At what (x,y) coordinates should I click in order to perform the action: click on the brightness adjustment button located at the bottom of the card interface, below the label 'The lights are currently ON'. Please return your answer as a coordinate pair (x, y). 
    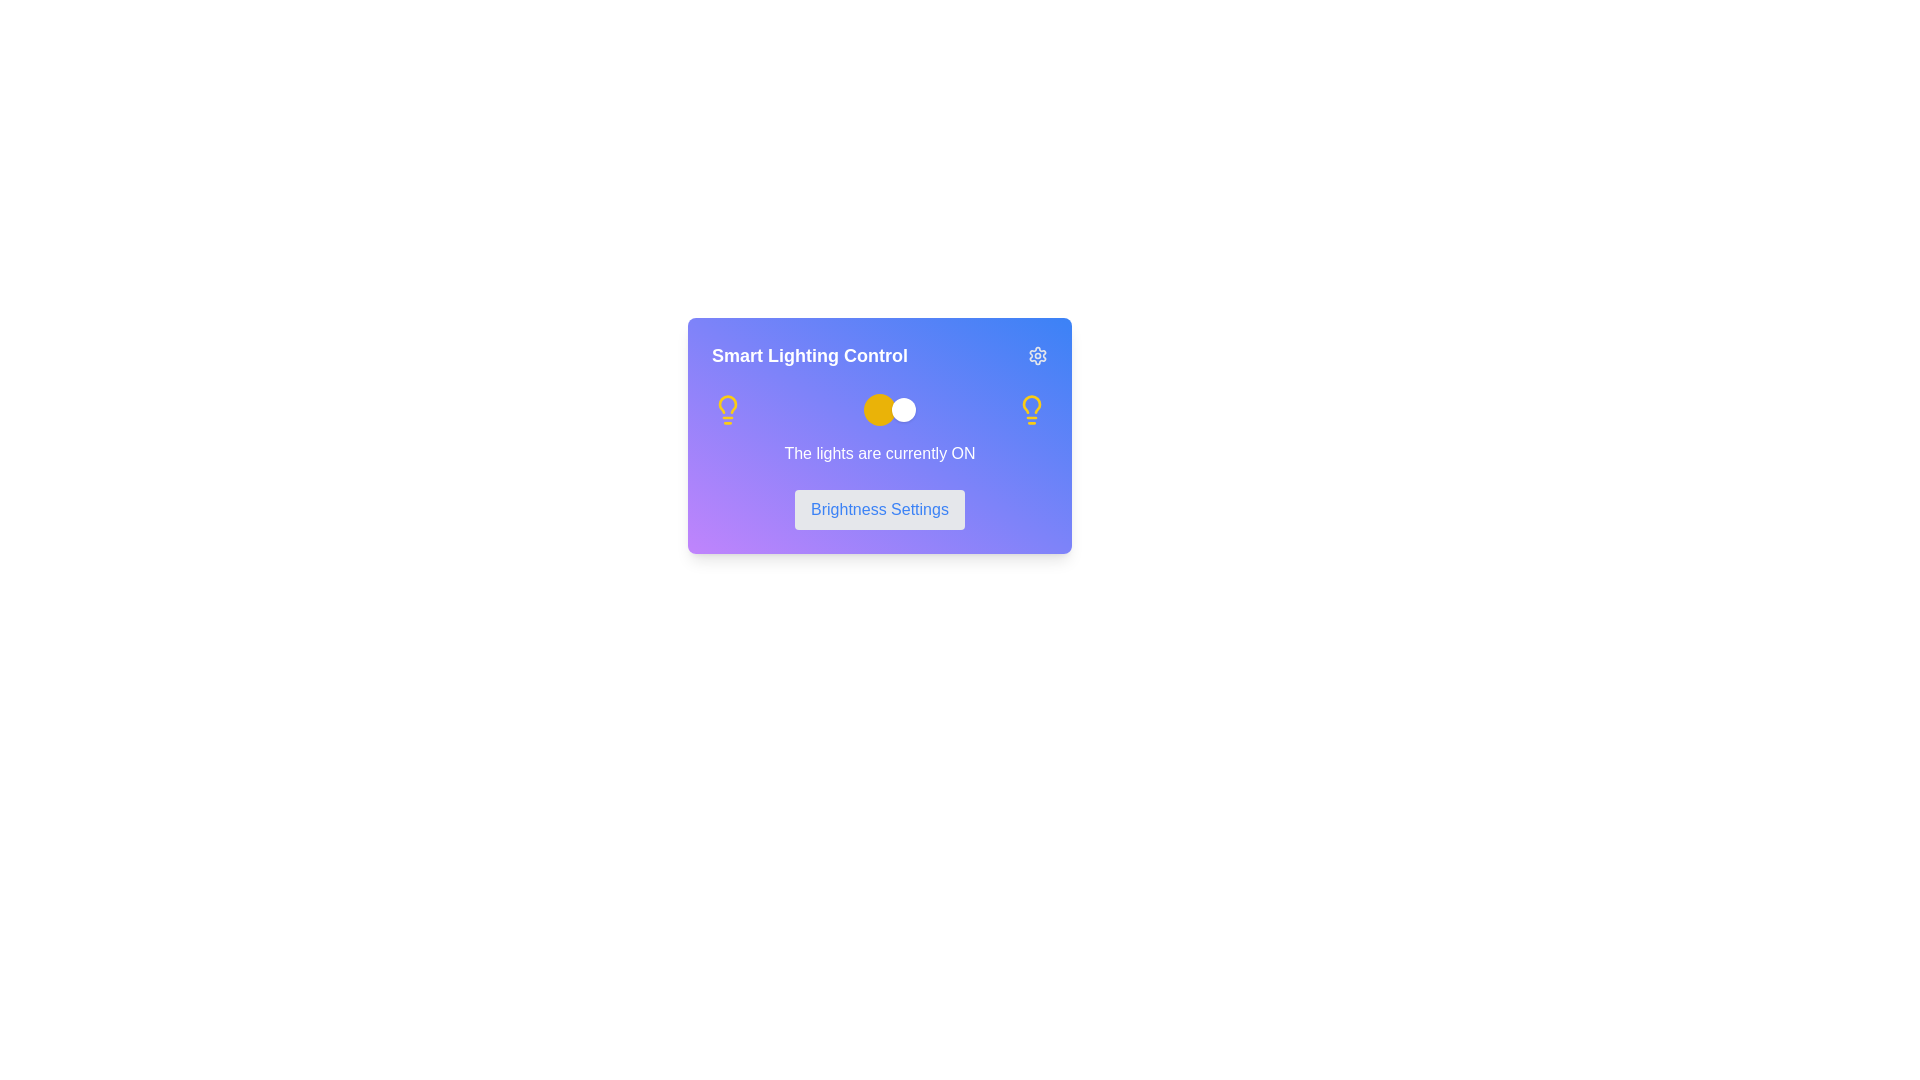
    Looking at the image, I should click on (879, 508).